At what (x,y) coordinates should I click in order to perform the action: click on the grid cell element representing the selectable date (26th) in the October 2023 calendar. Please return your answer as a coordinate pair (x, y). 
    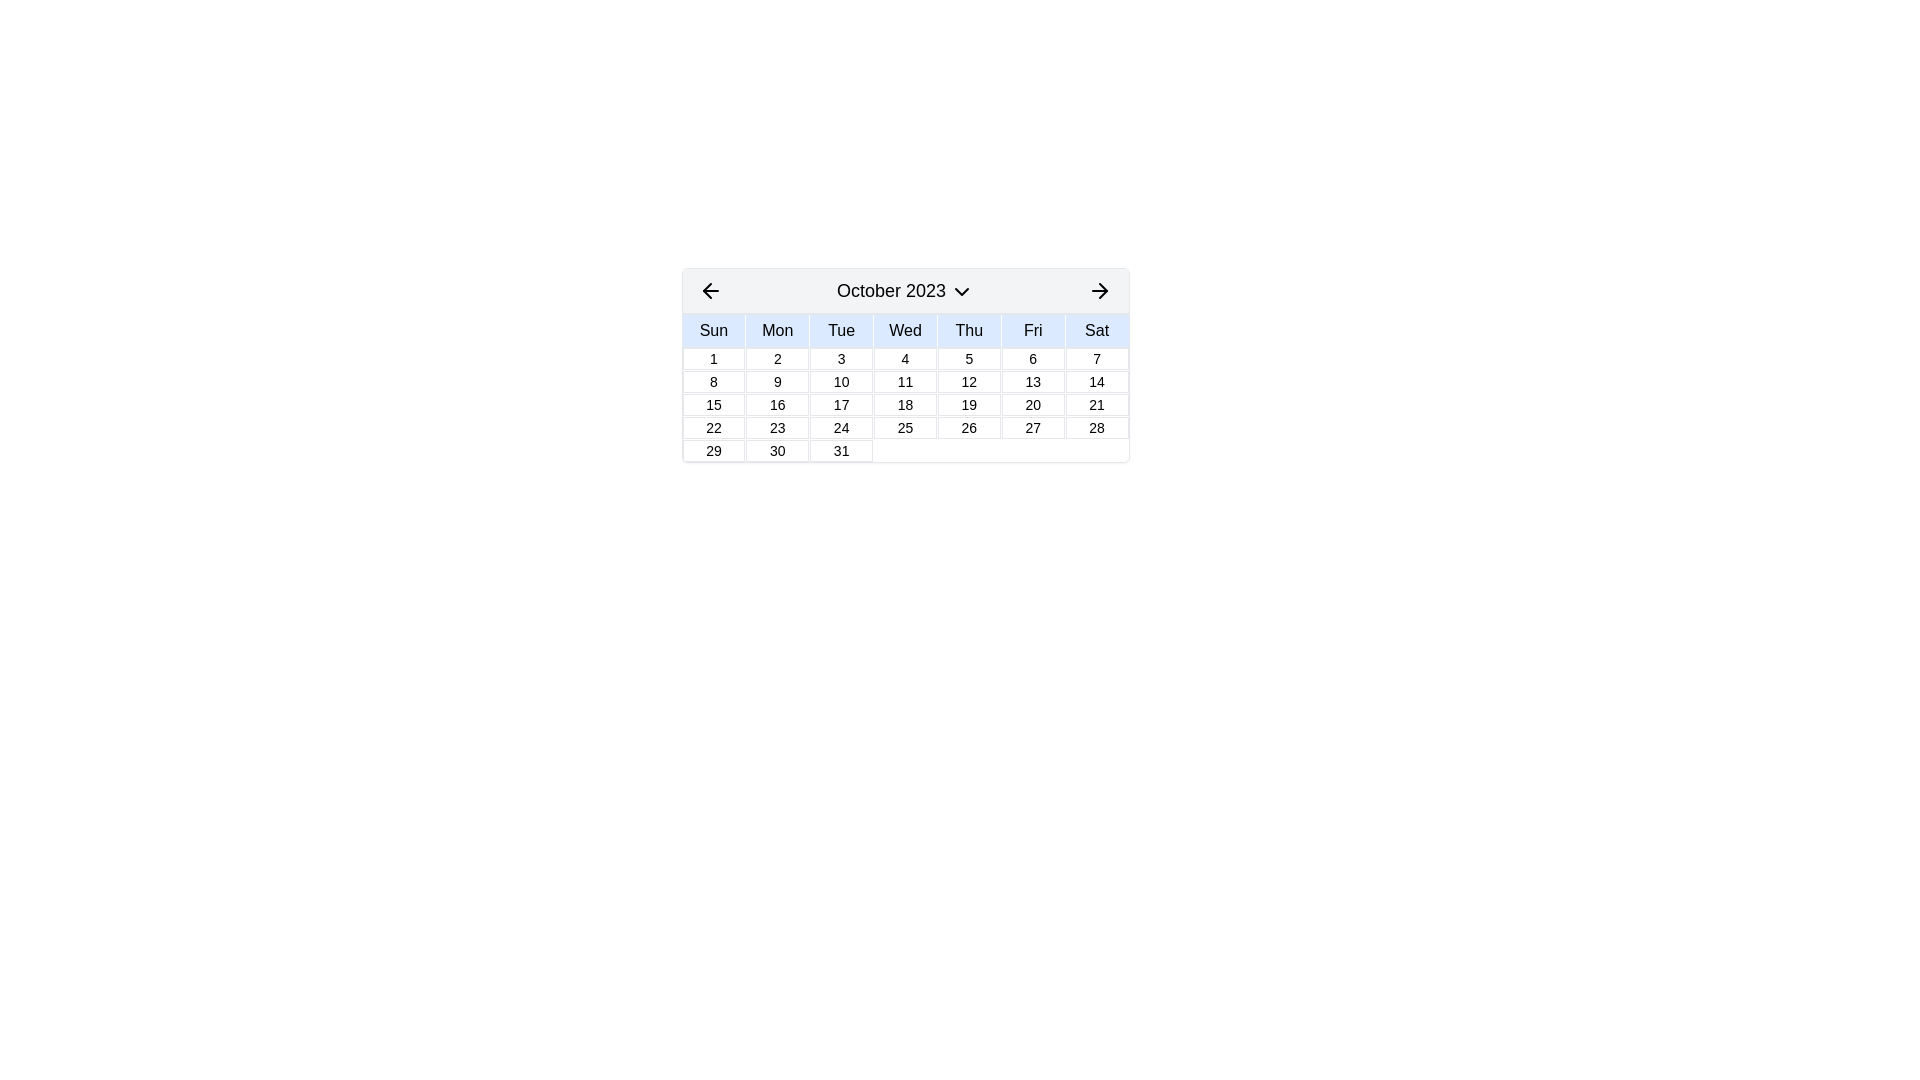
    Looking at the image, I should click on (969, 427).